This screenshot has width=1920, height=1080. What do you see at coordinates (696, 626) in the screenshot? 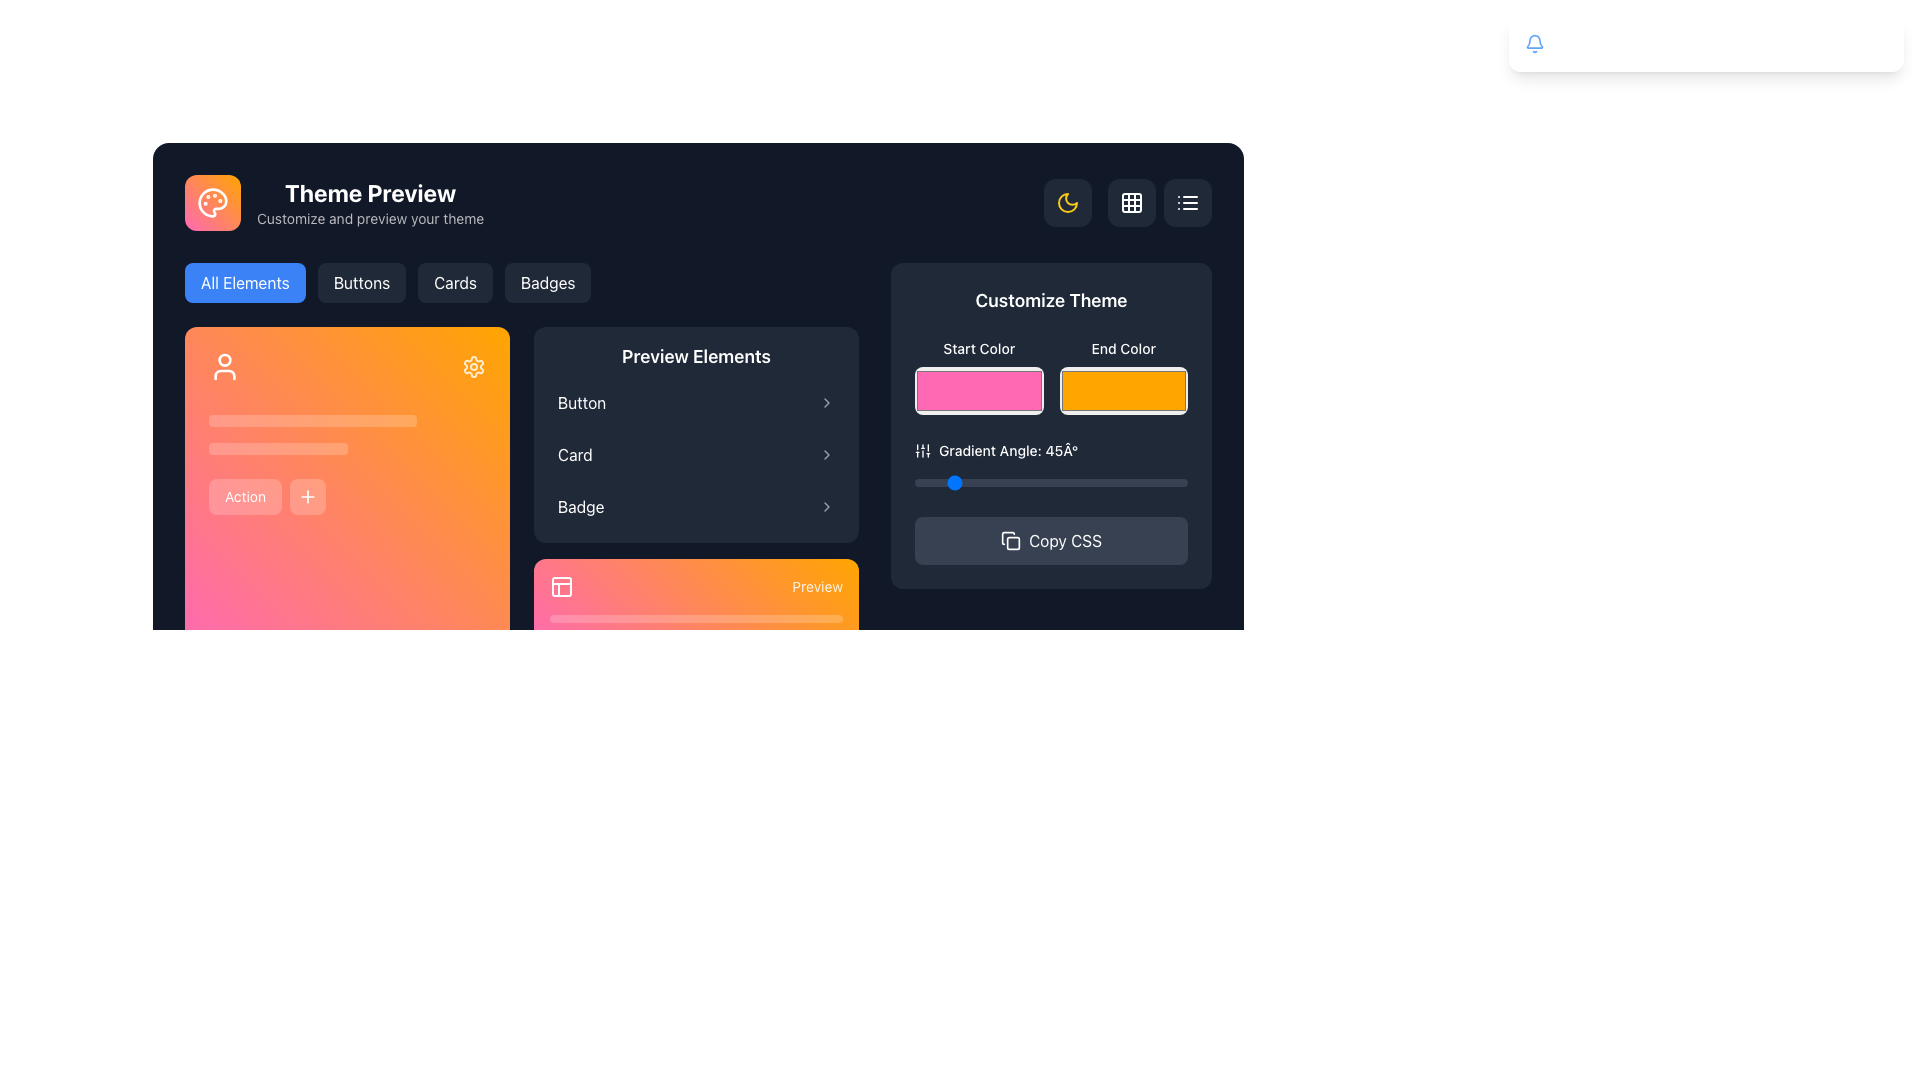
I see `the styled progress bar located within the 'Preview' section, which visually represents progress or data display` at bounding box center [696, 626].